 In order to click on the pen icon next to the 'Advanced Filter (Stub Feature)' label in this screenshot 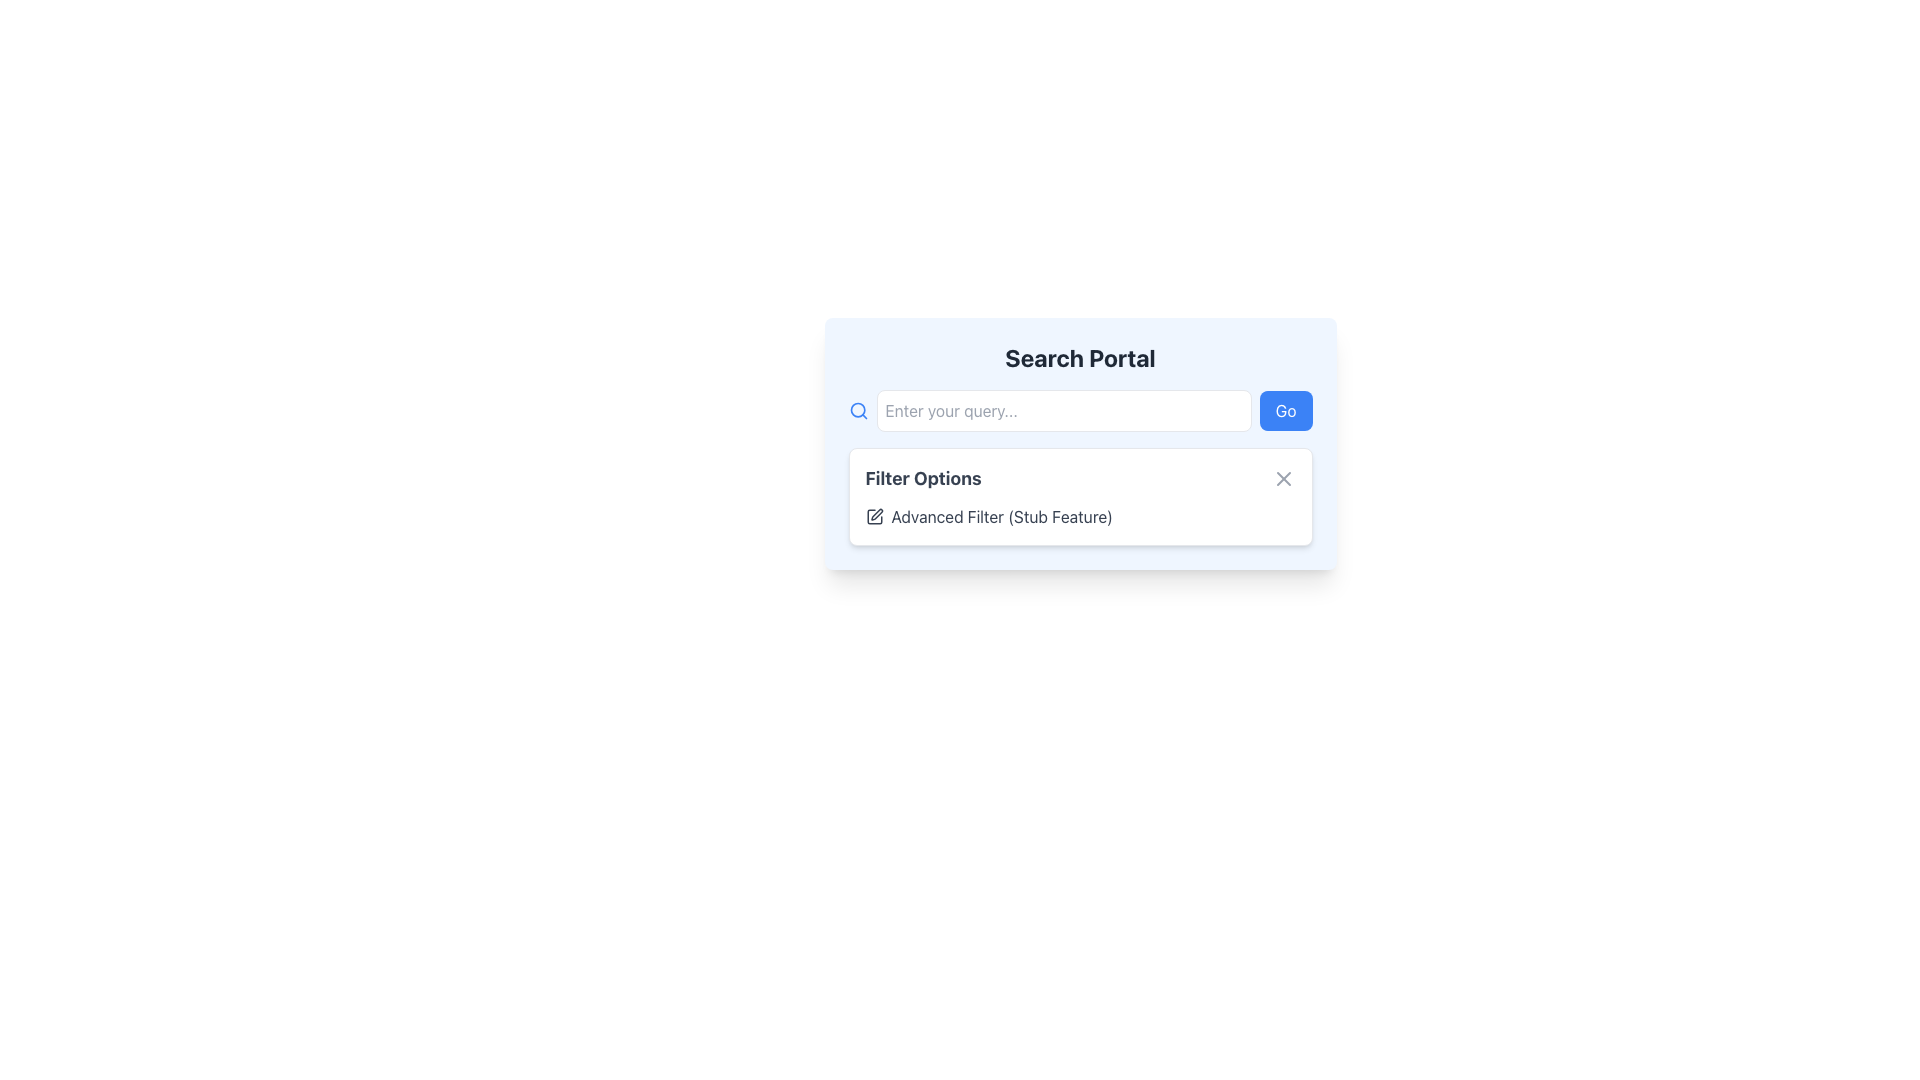, I will do `click(876, 513)`.